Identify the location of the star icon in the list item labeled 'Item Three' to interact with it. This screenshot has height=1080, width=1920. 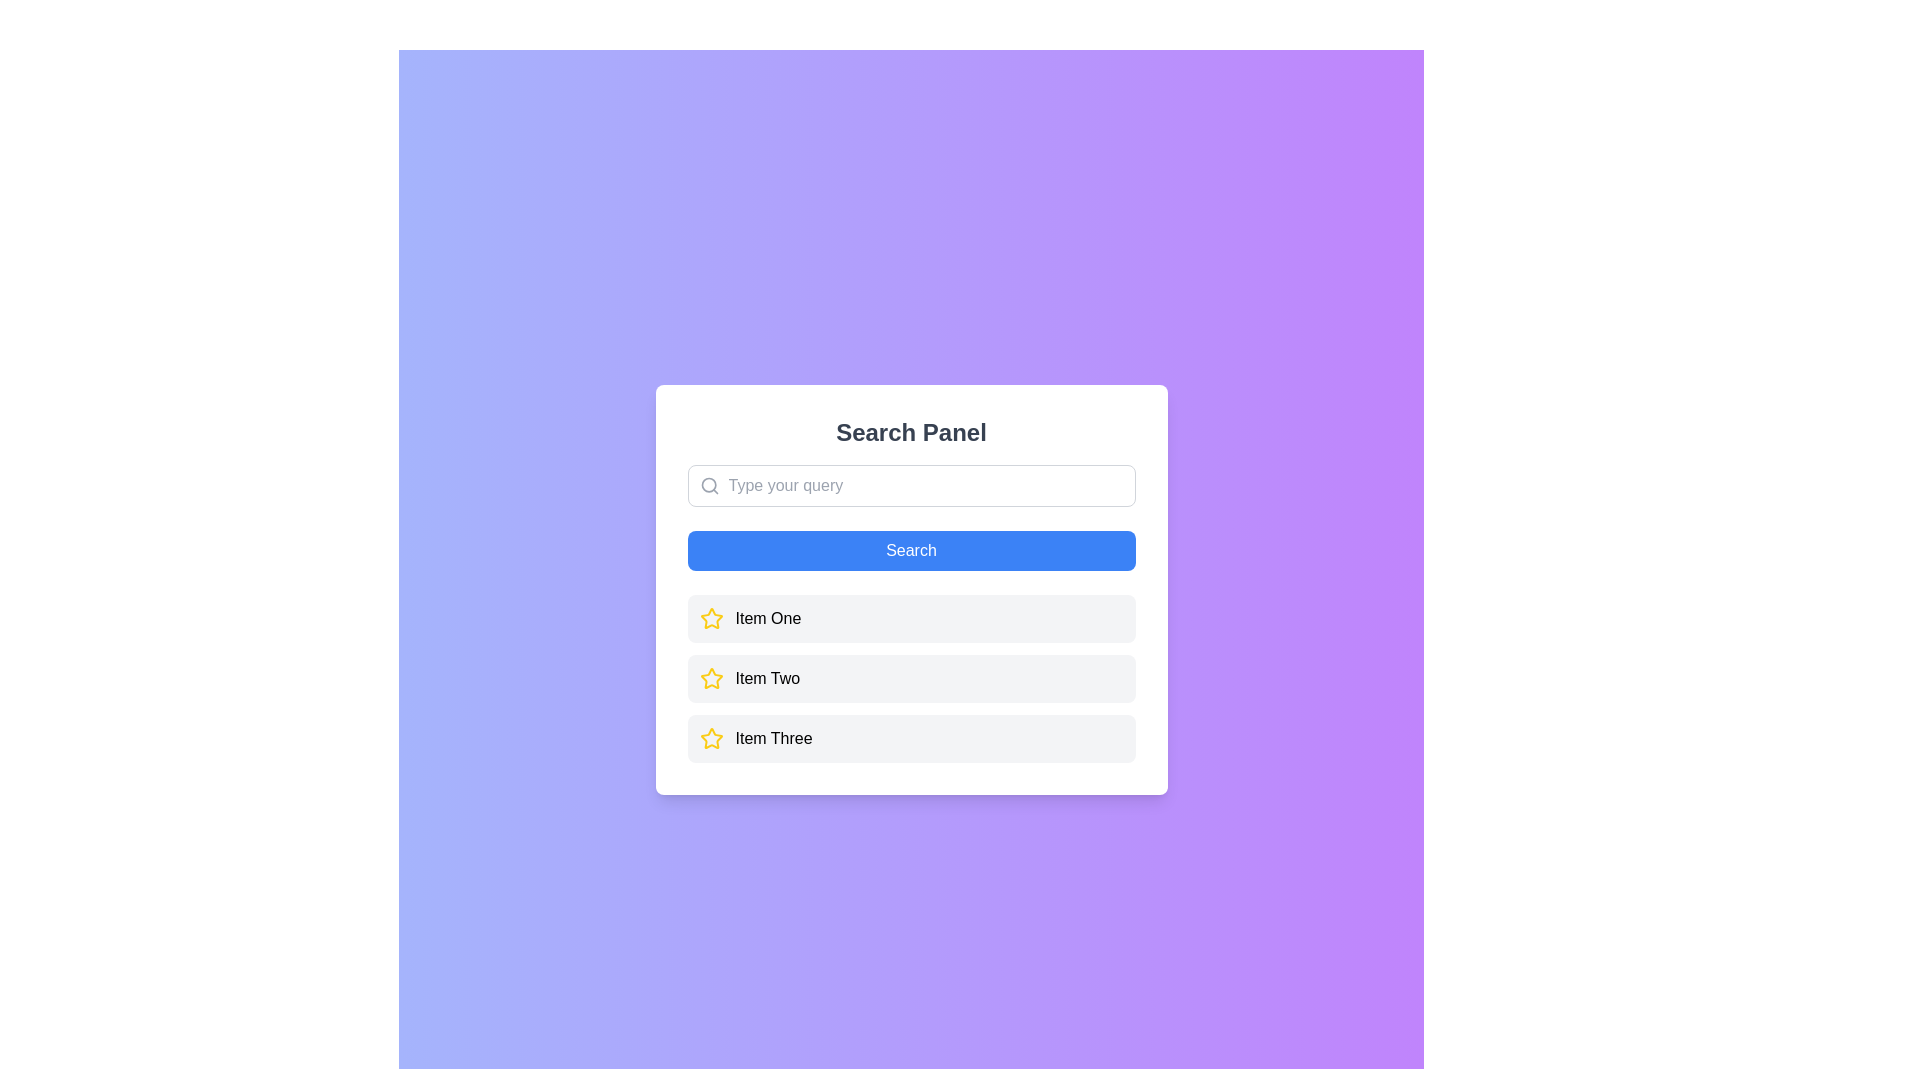
(711, 738).